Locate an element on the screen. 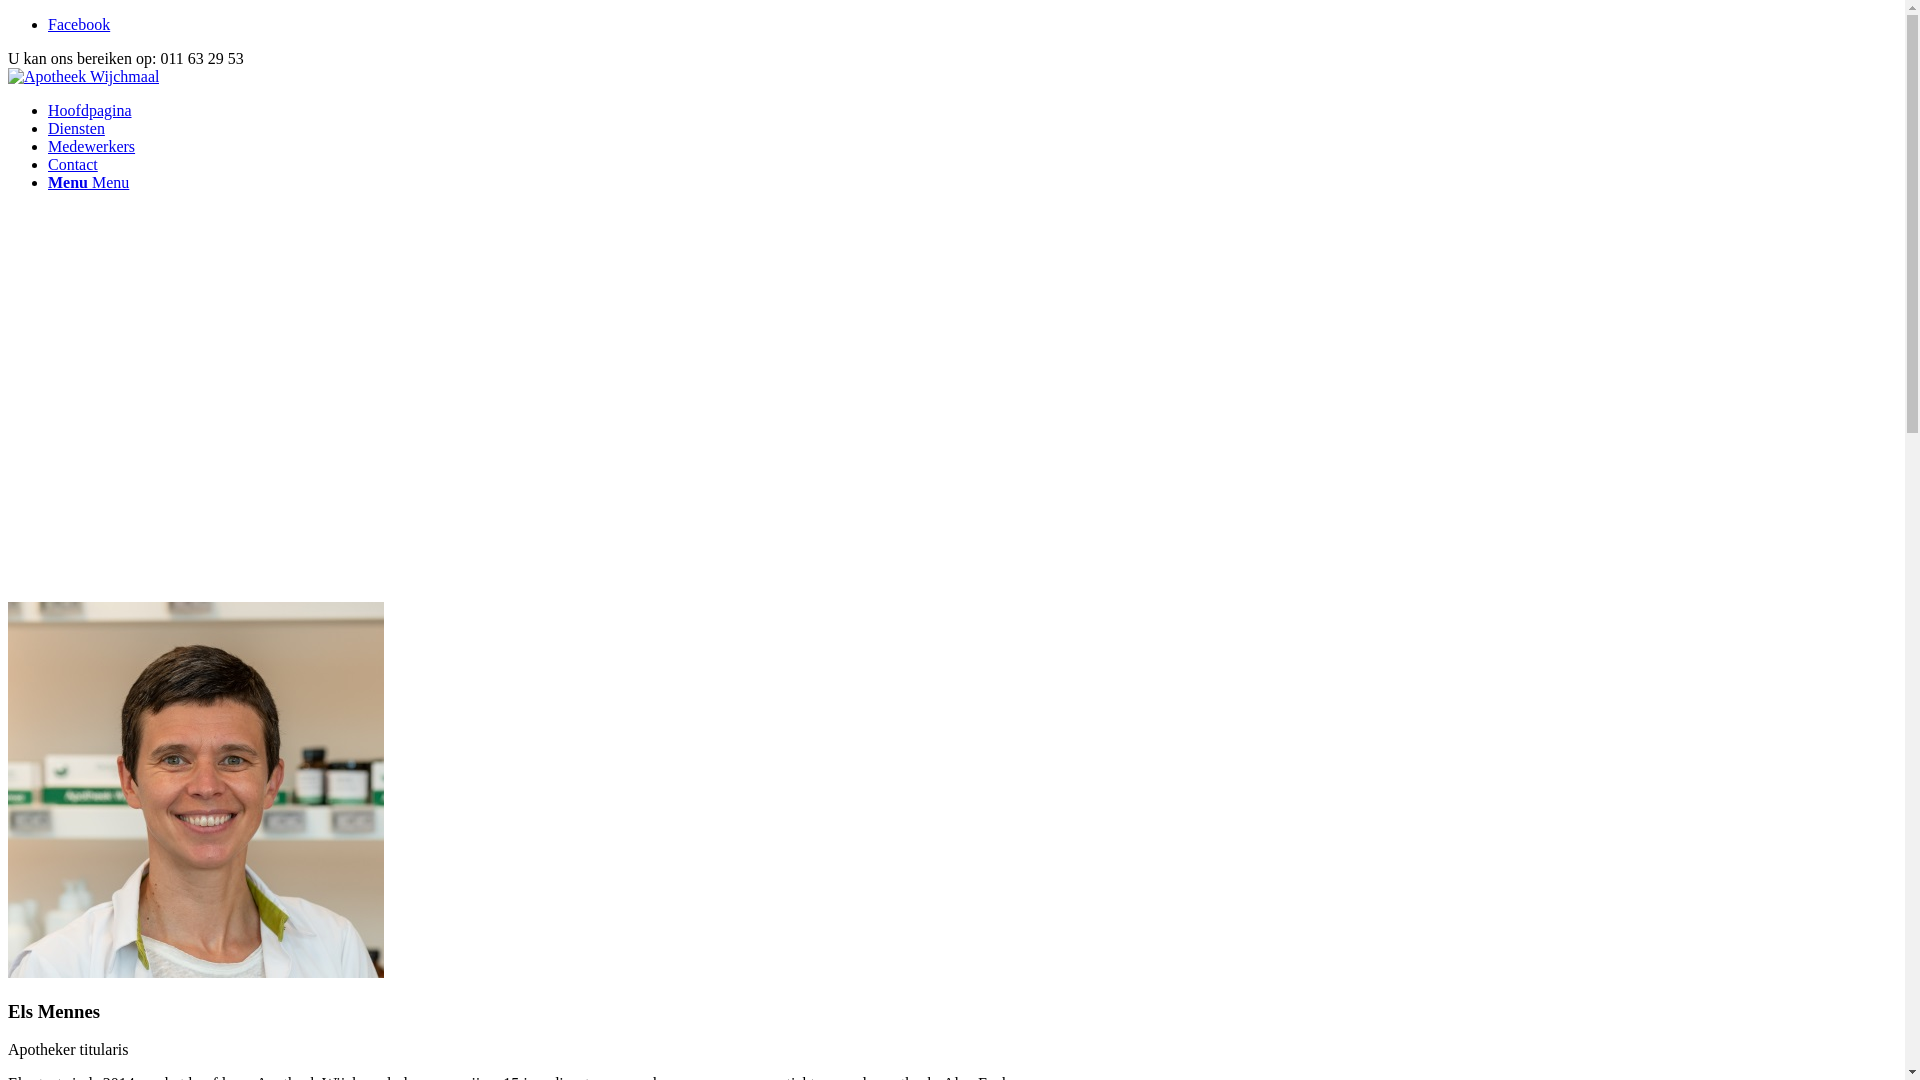 The height and width of the screenshot is (1080, 1920). 'Hoofdpagina' is located at coordinates (89, 110).